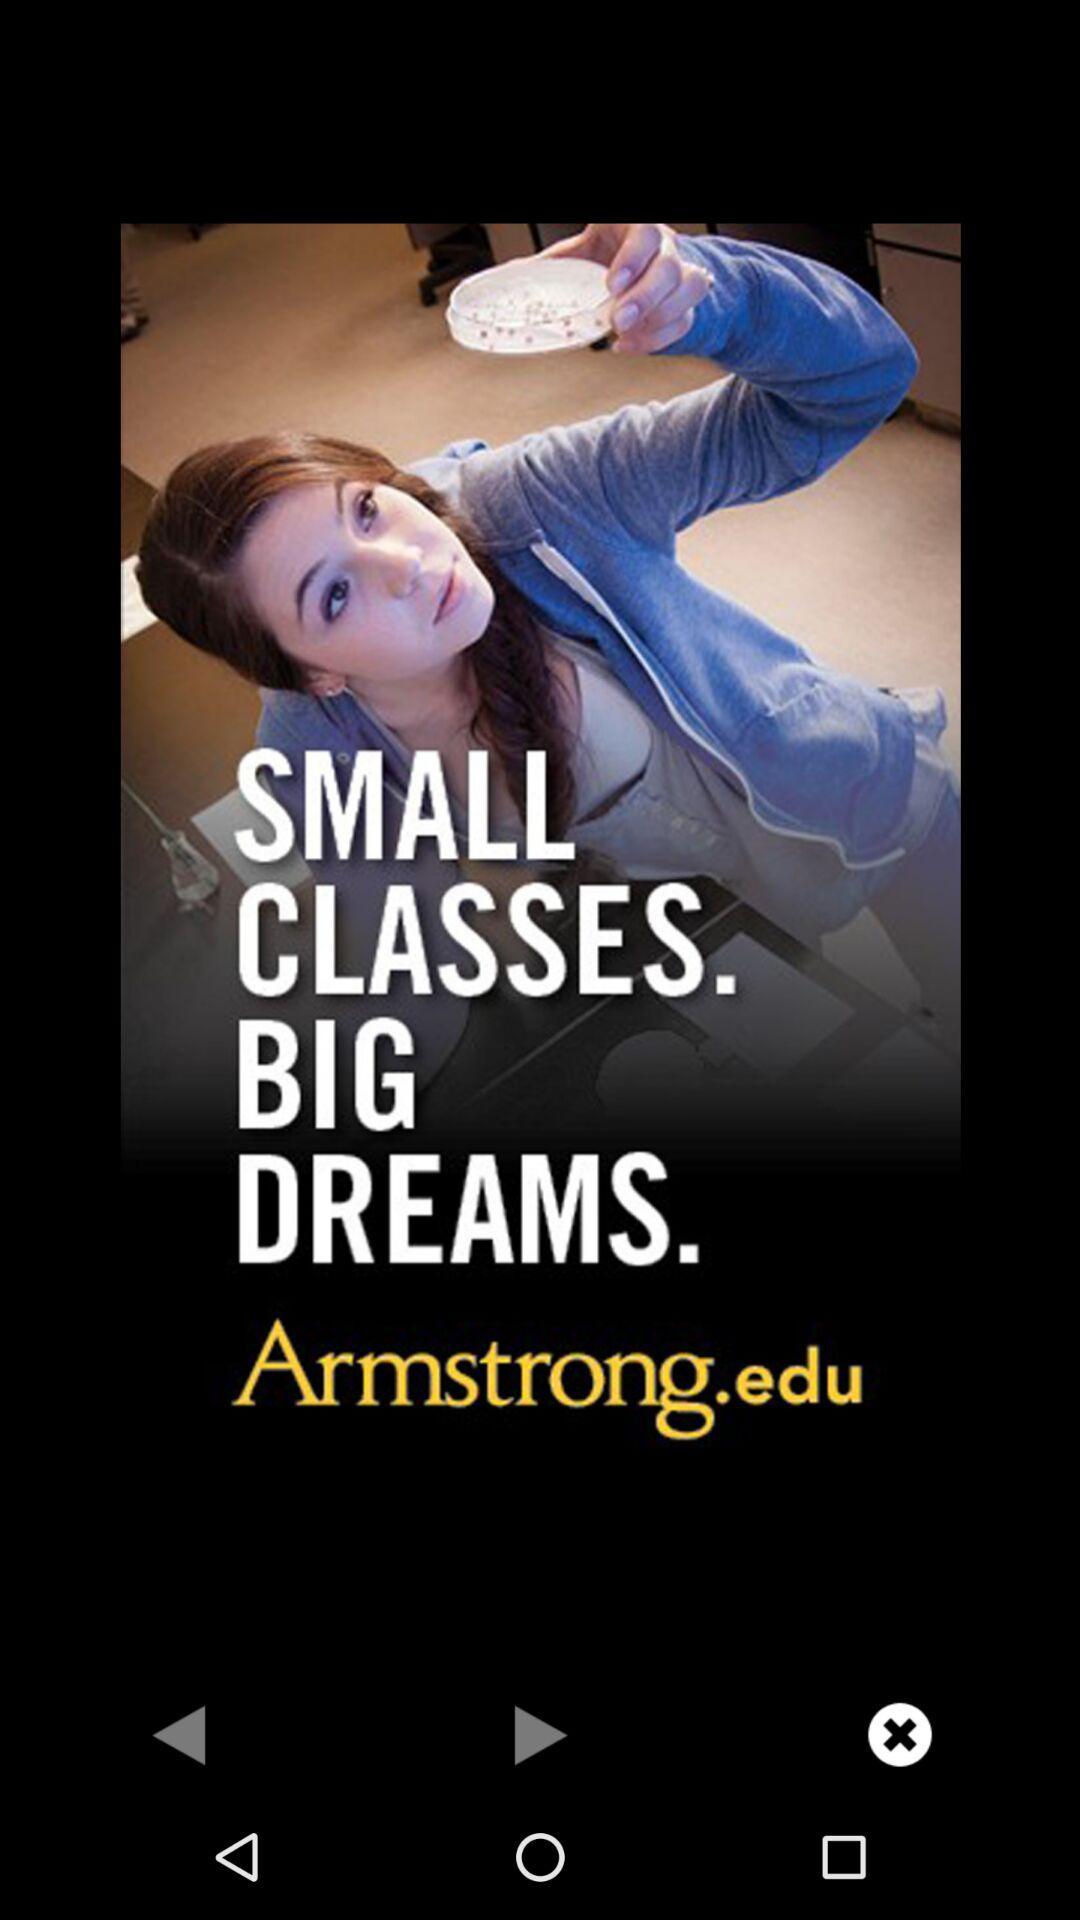  I want to click on for back, so click(180, 1733).